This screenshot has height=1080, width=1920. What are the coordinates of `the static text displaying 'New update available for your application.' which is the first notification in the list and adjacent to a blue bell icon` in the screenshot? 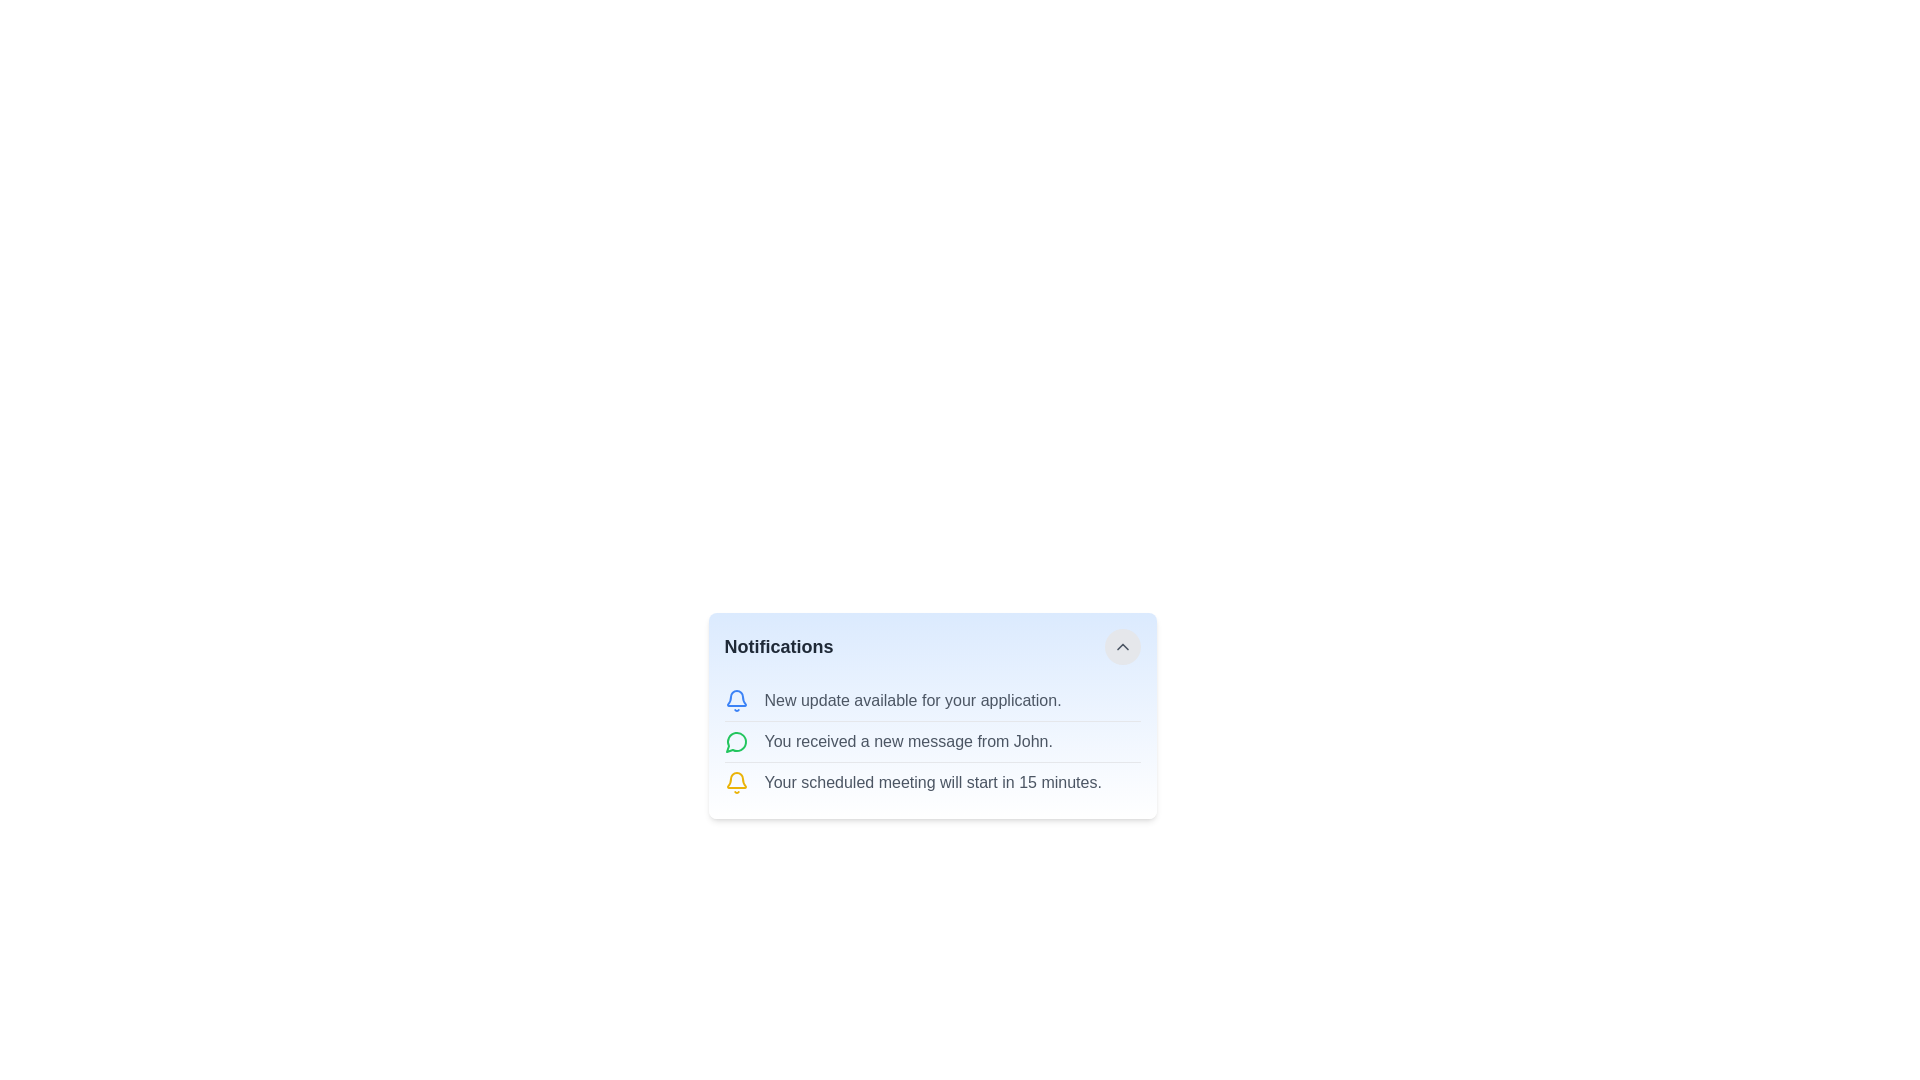 It's located at (911, 700).